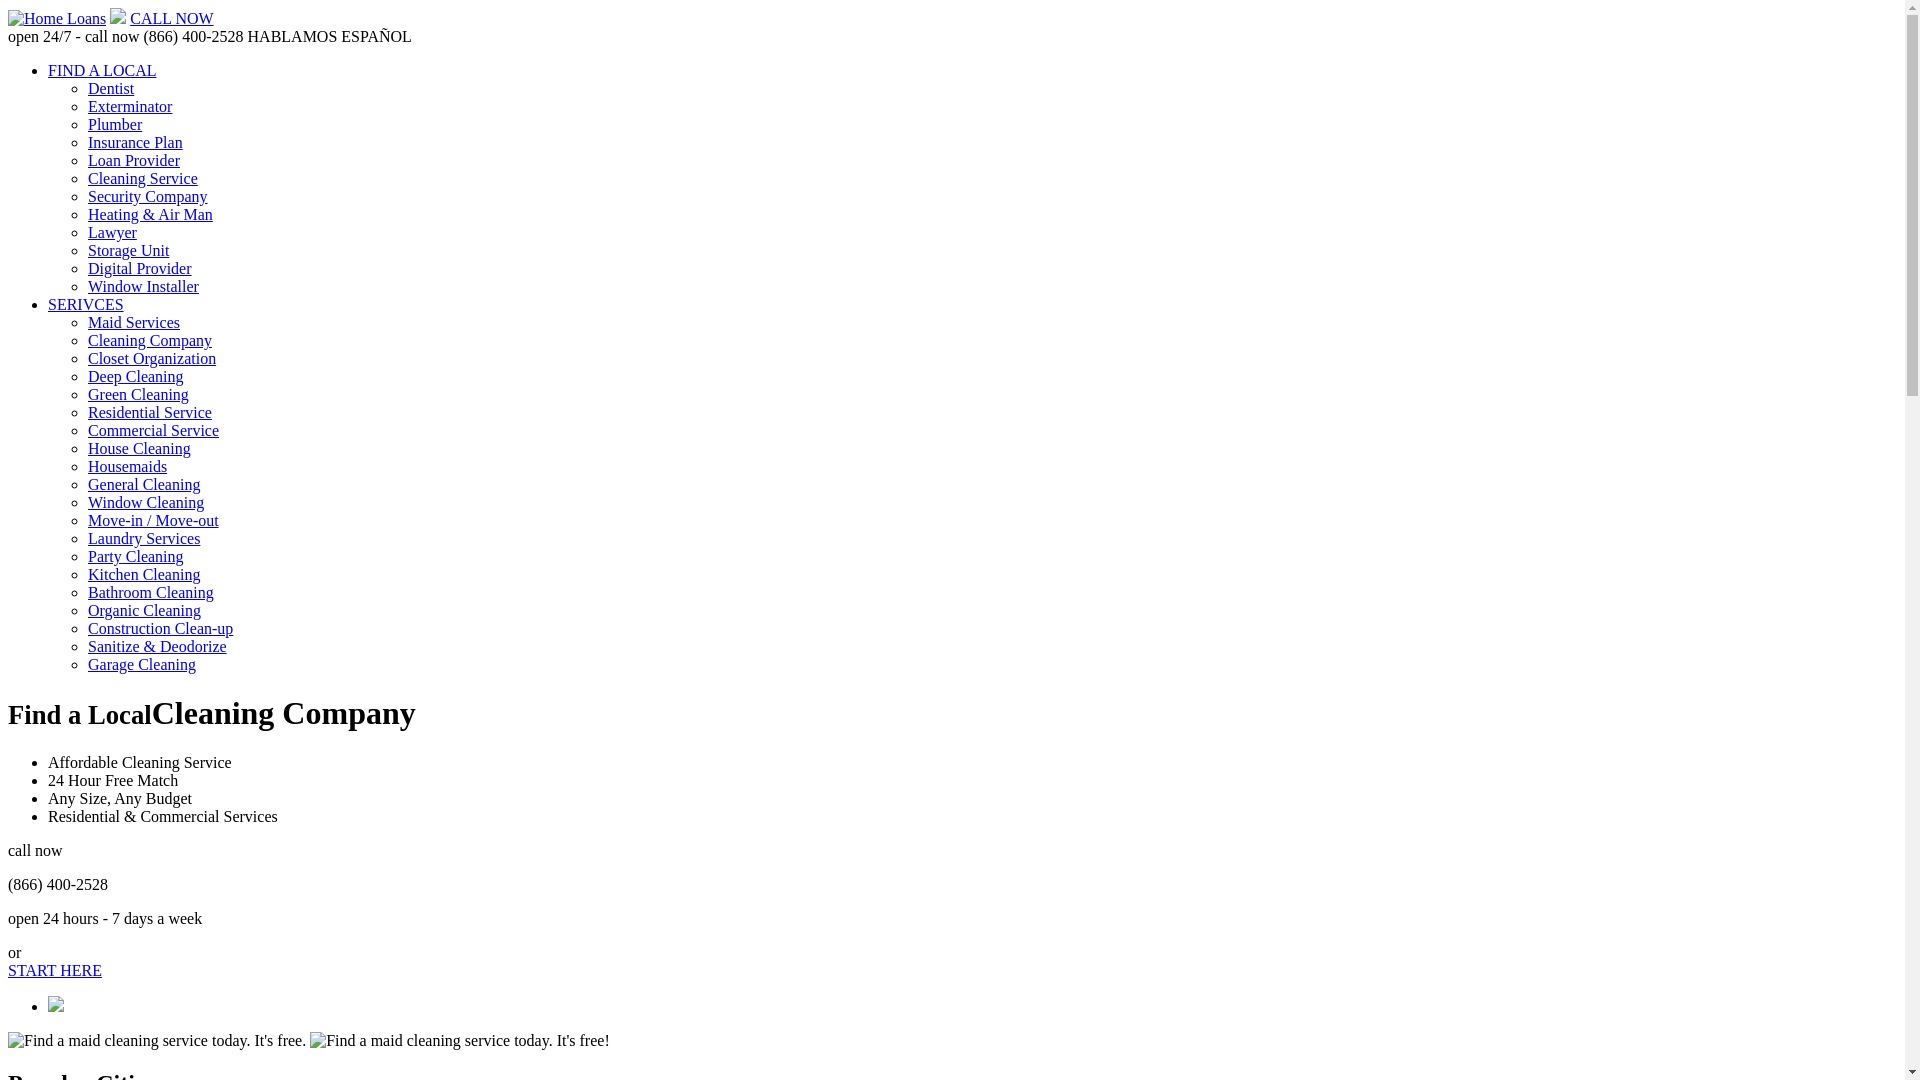 This screenshot has width=1920, height=1080. Describe the element at coordinates (138, 267) in the screenshot. I see `'Digital Provider'` at that location.